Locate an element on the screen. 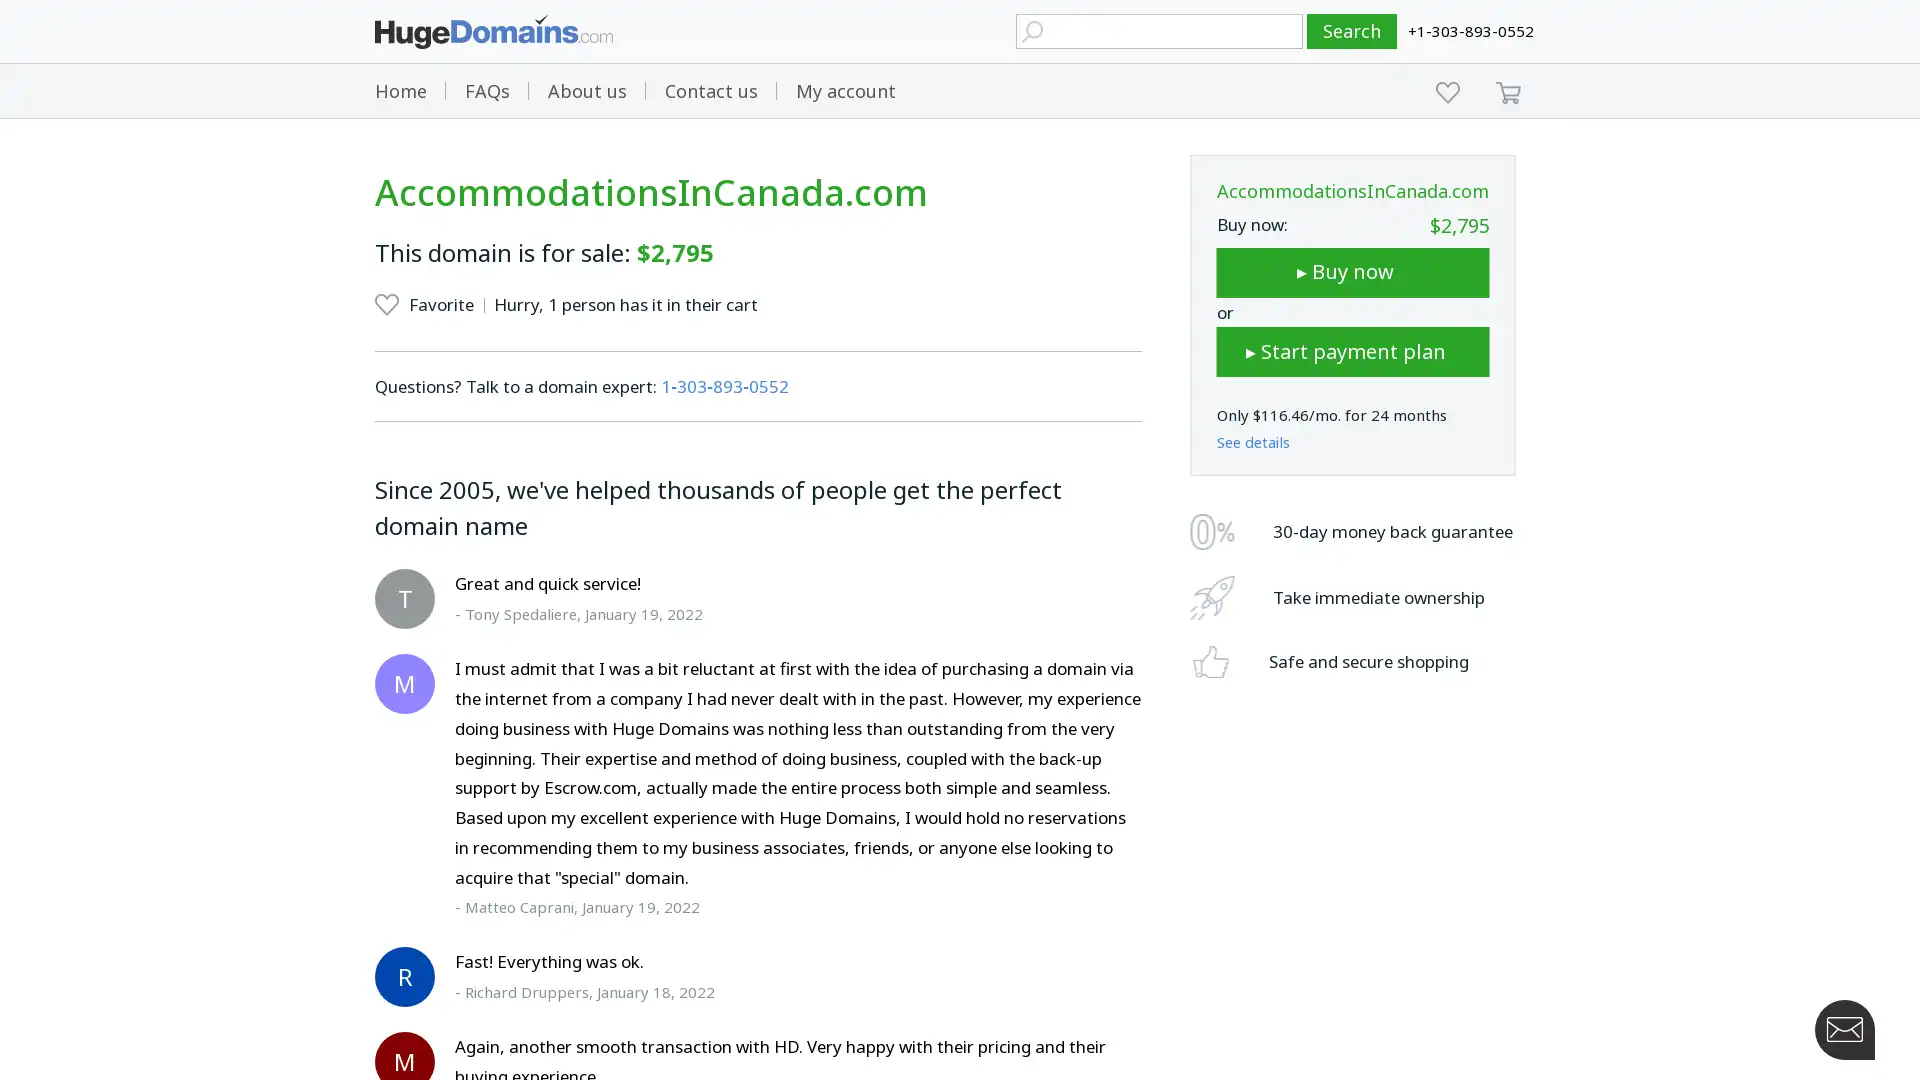  Search is located at coordinates (1352, 31).